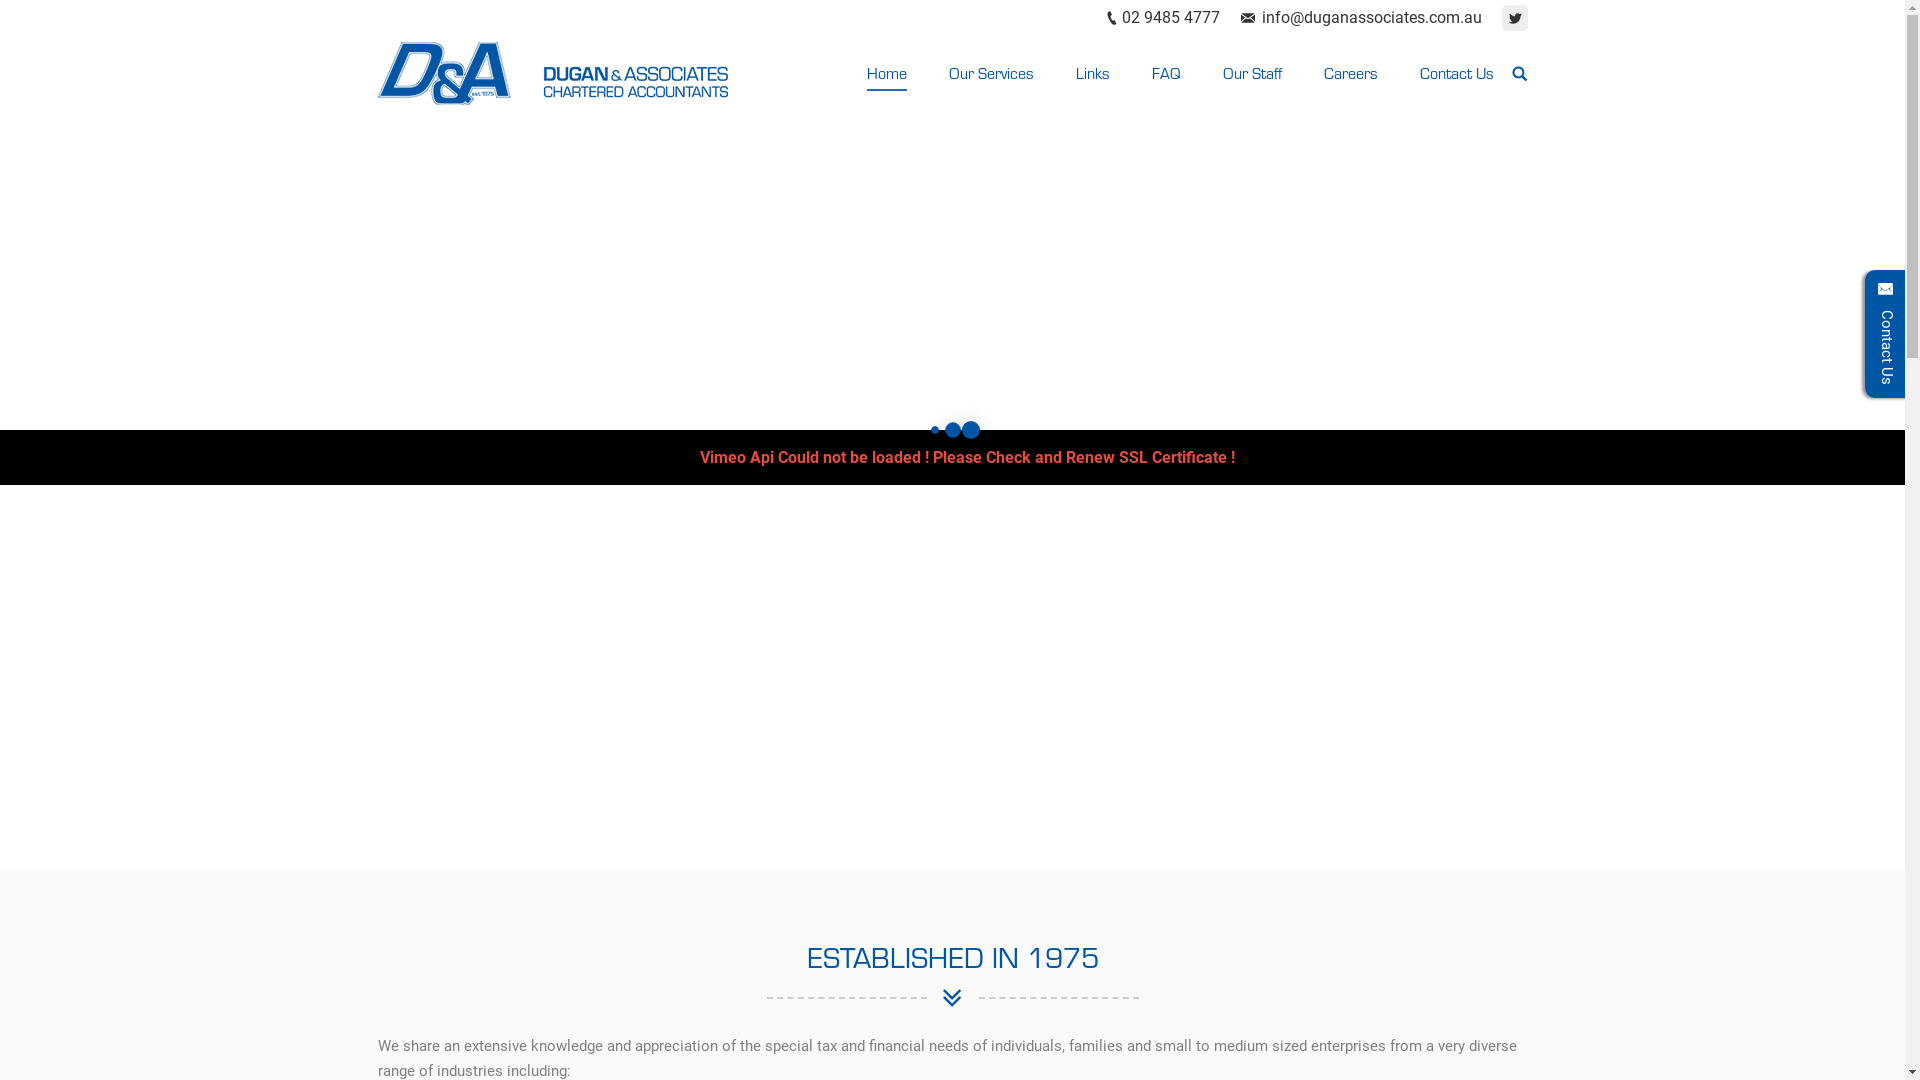 This screenshot has height=1080, width=1920. Describe the element at coordinates (1515, 18) in the screenshot. I see `'Twitter'` at that location.